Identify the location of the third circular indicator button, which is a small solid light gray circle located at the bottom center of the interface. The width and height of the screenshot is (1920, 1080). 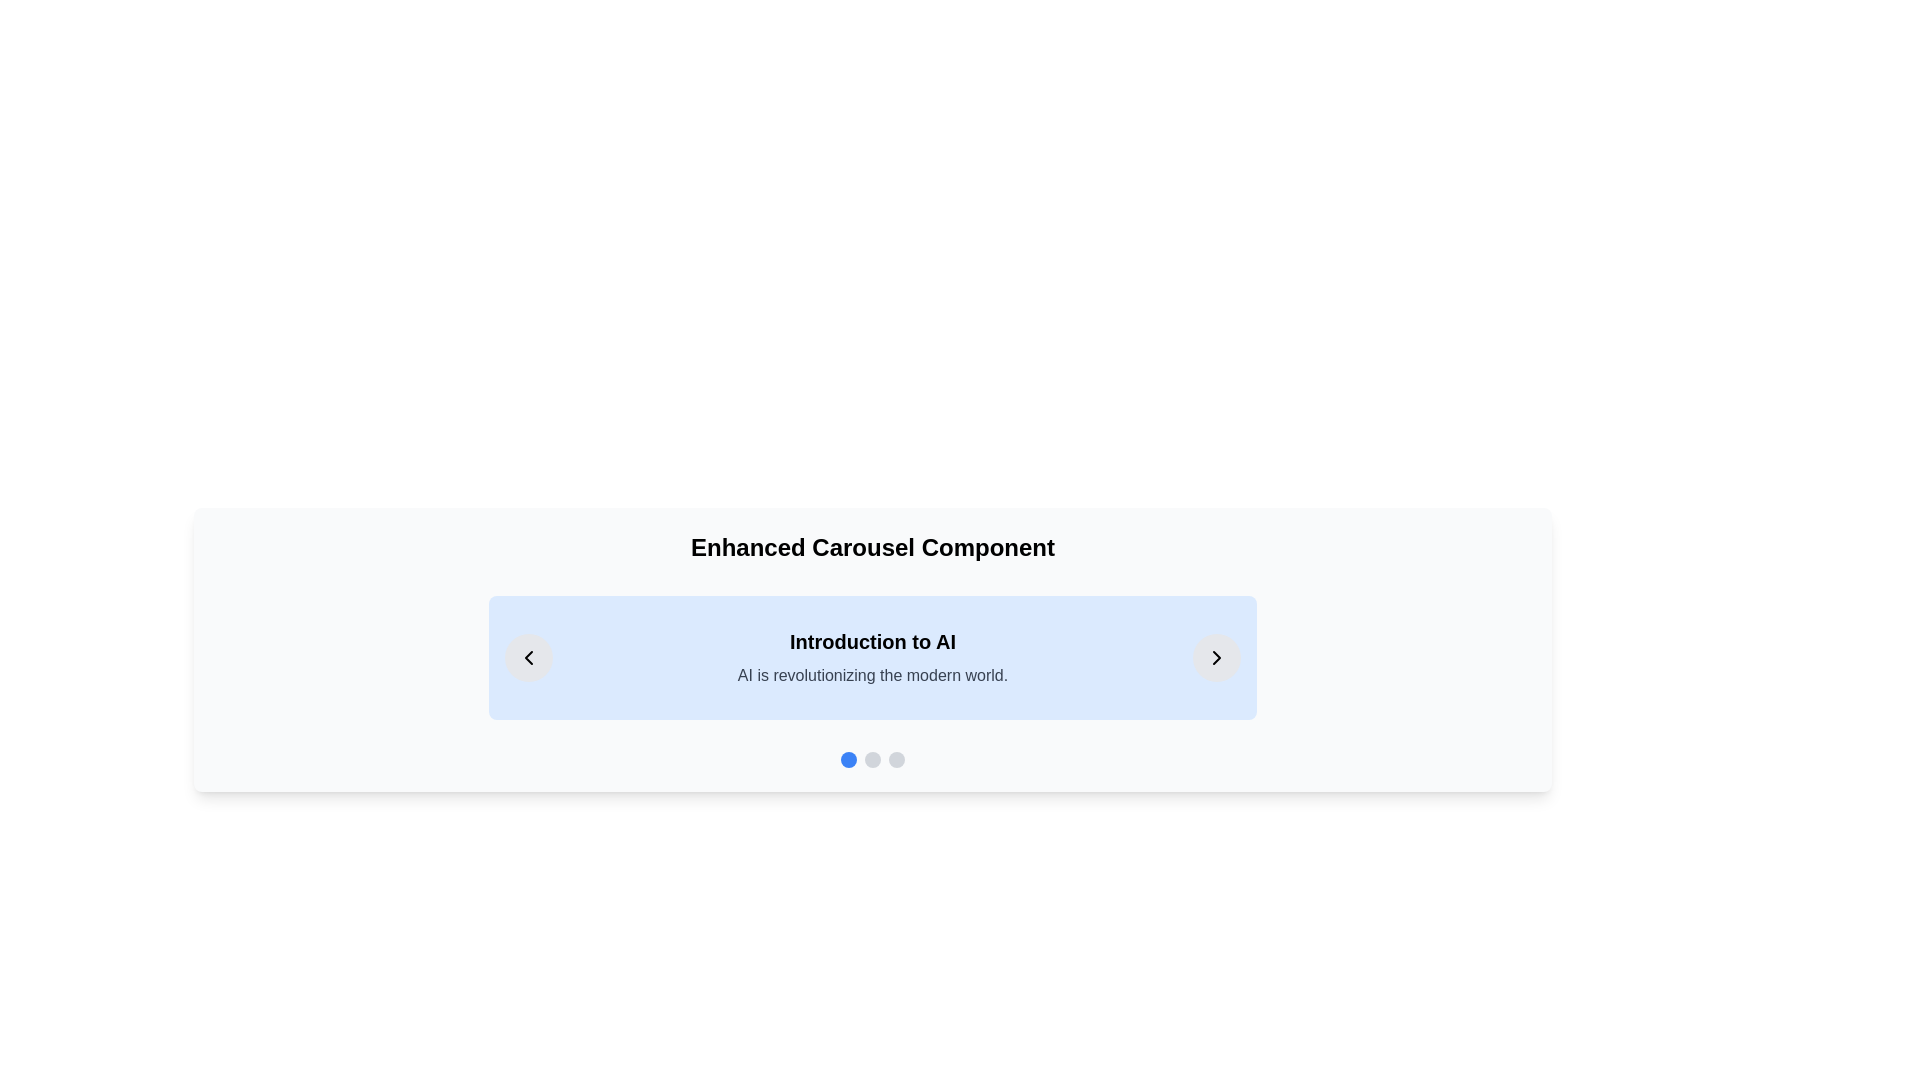
(896, 759).